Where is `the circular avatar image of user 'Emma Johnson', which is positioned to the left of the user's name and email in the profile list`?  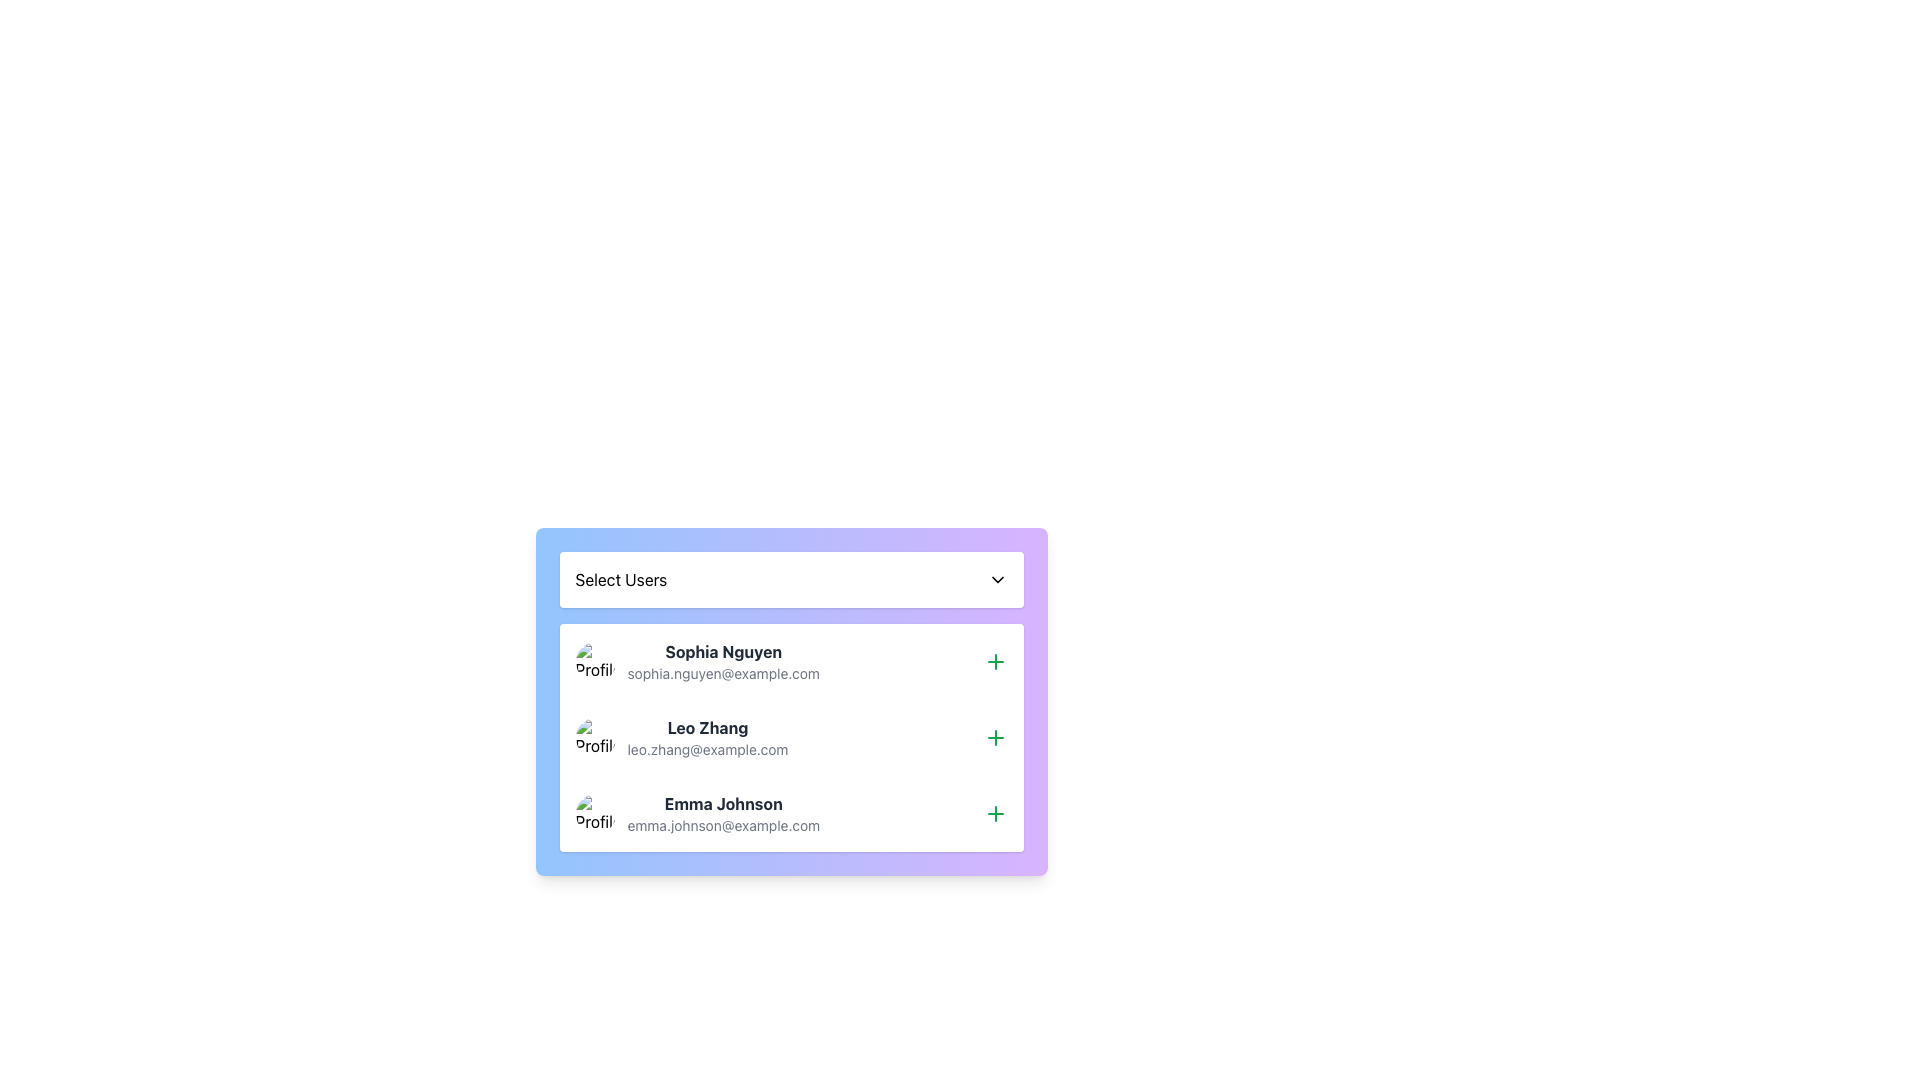
the circular avatar image of user 'Emma Johnson', which is positioned to the left of the user's name and email in the profile list is located at coordinates (594, 813).